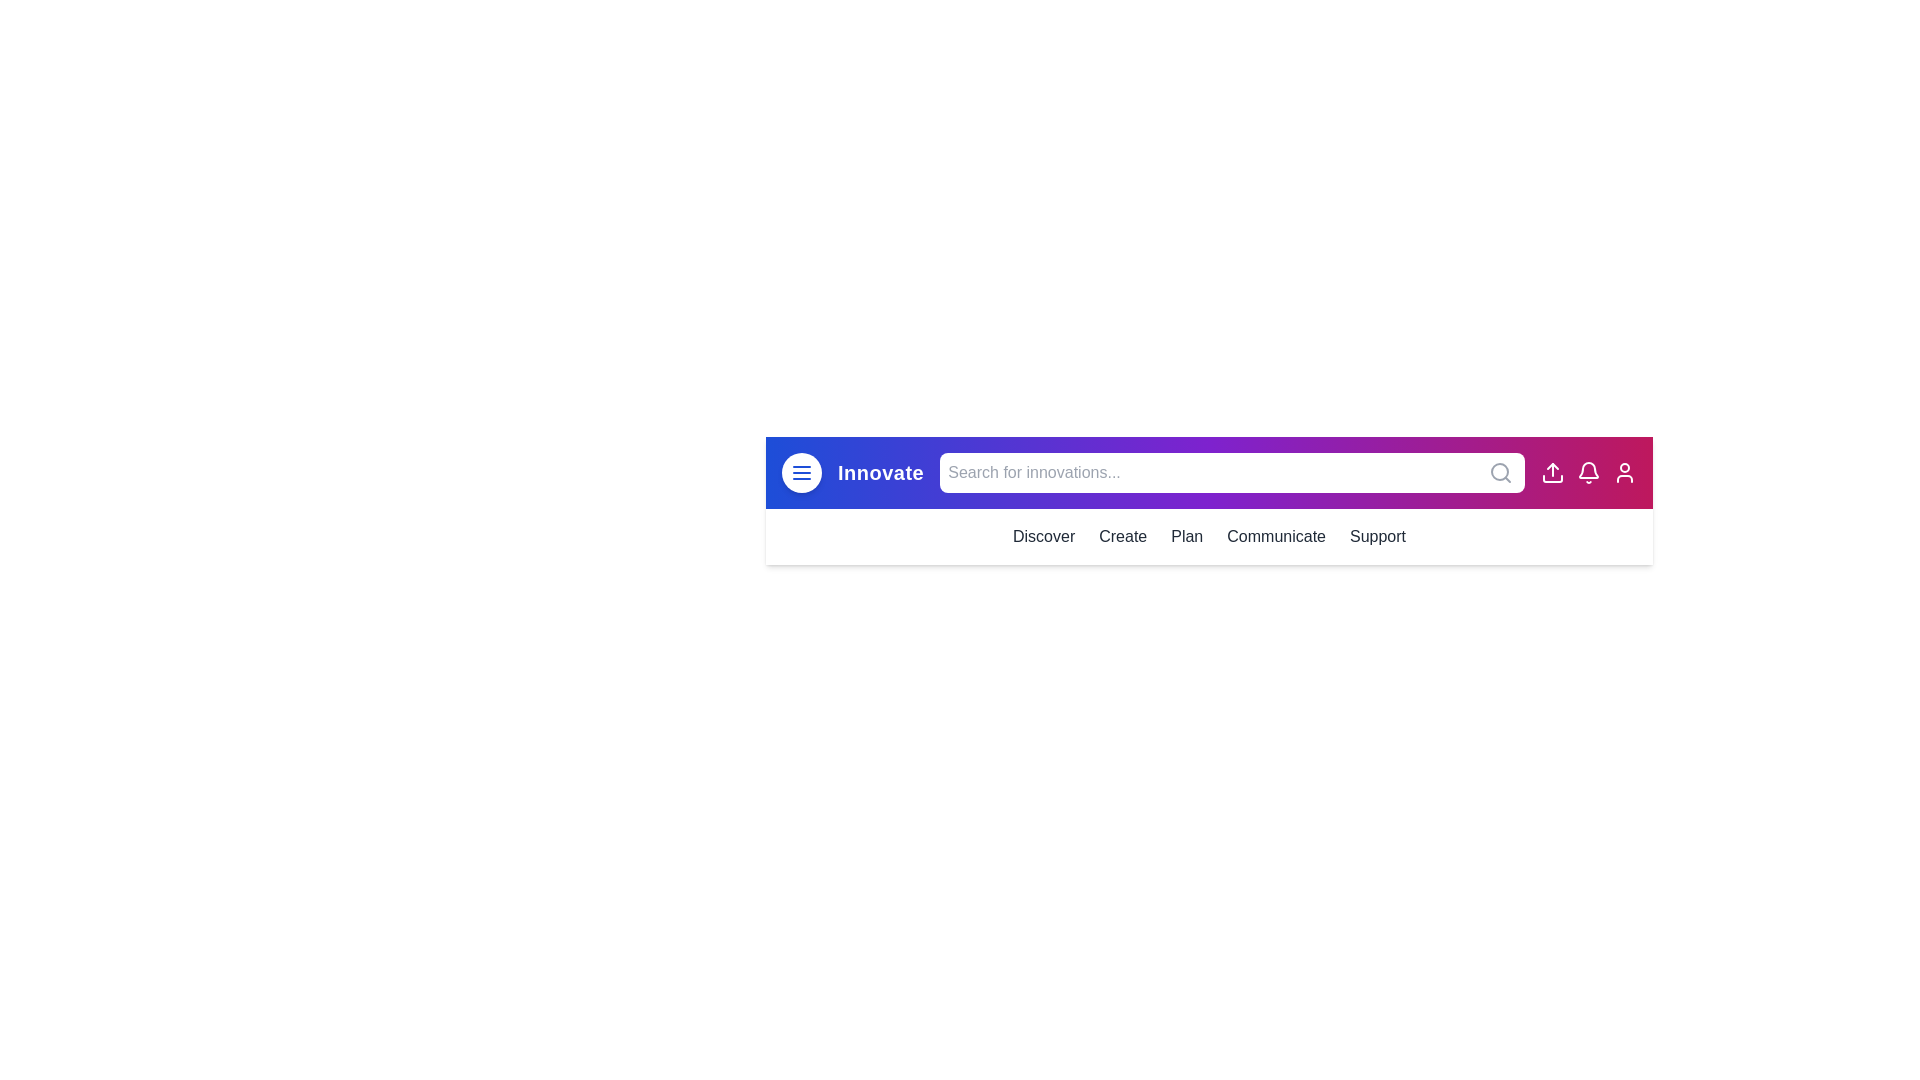  I want to click on the search bar and type the text 'Innovation', so click(1231, 473).